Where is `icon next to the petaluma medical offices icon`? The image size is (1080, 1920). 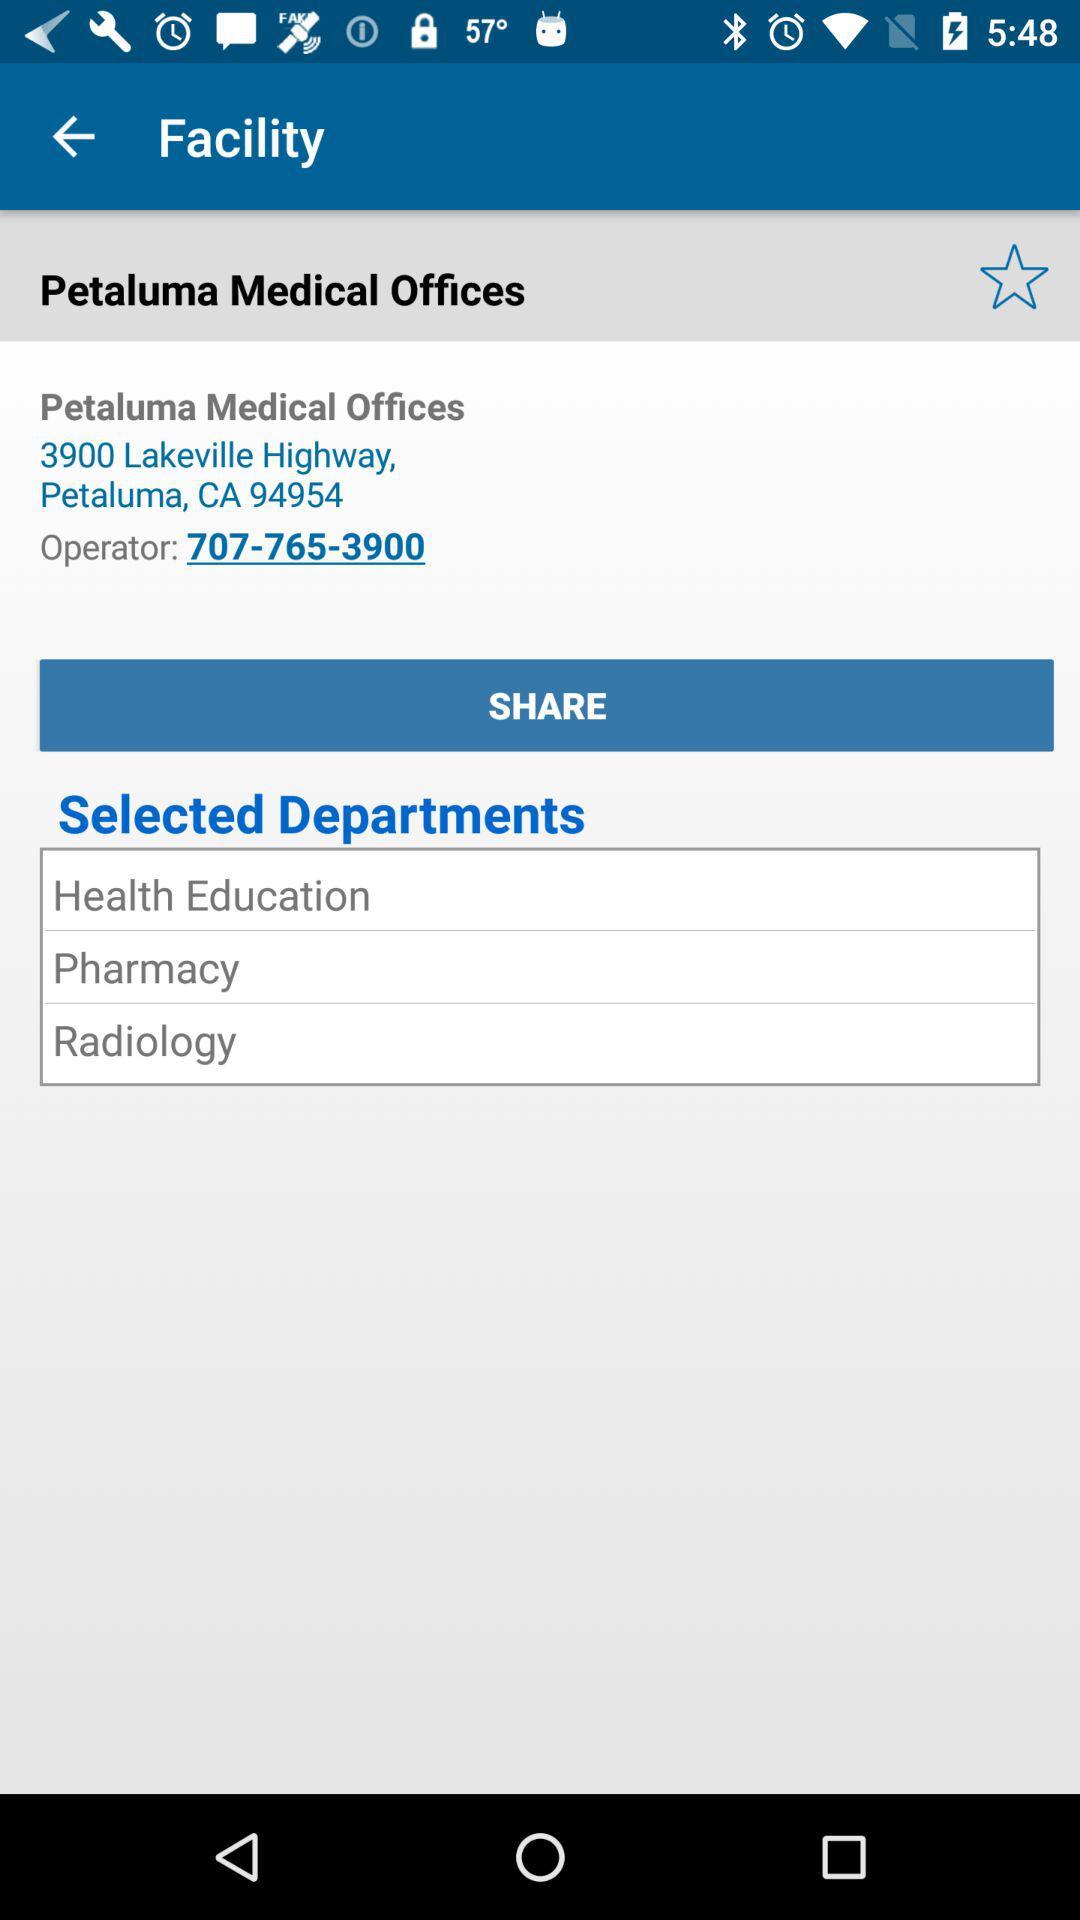
icon next to the petaluma medical offices icon is located at coordinates (1014, 274).